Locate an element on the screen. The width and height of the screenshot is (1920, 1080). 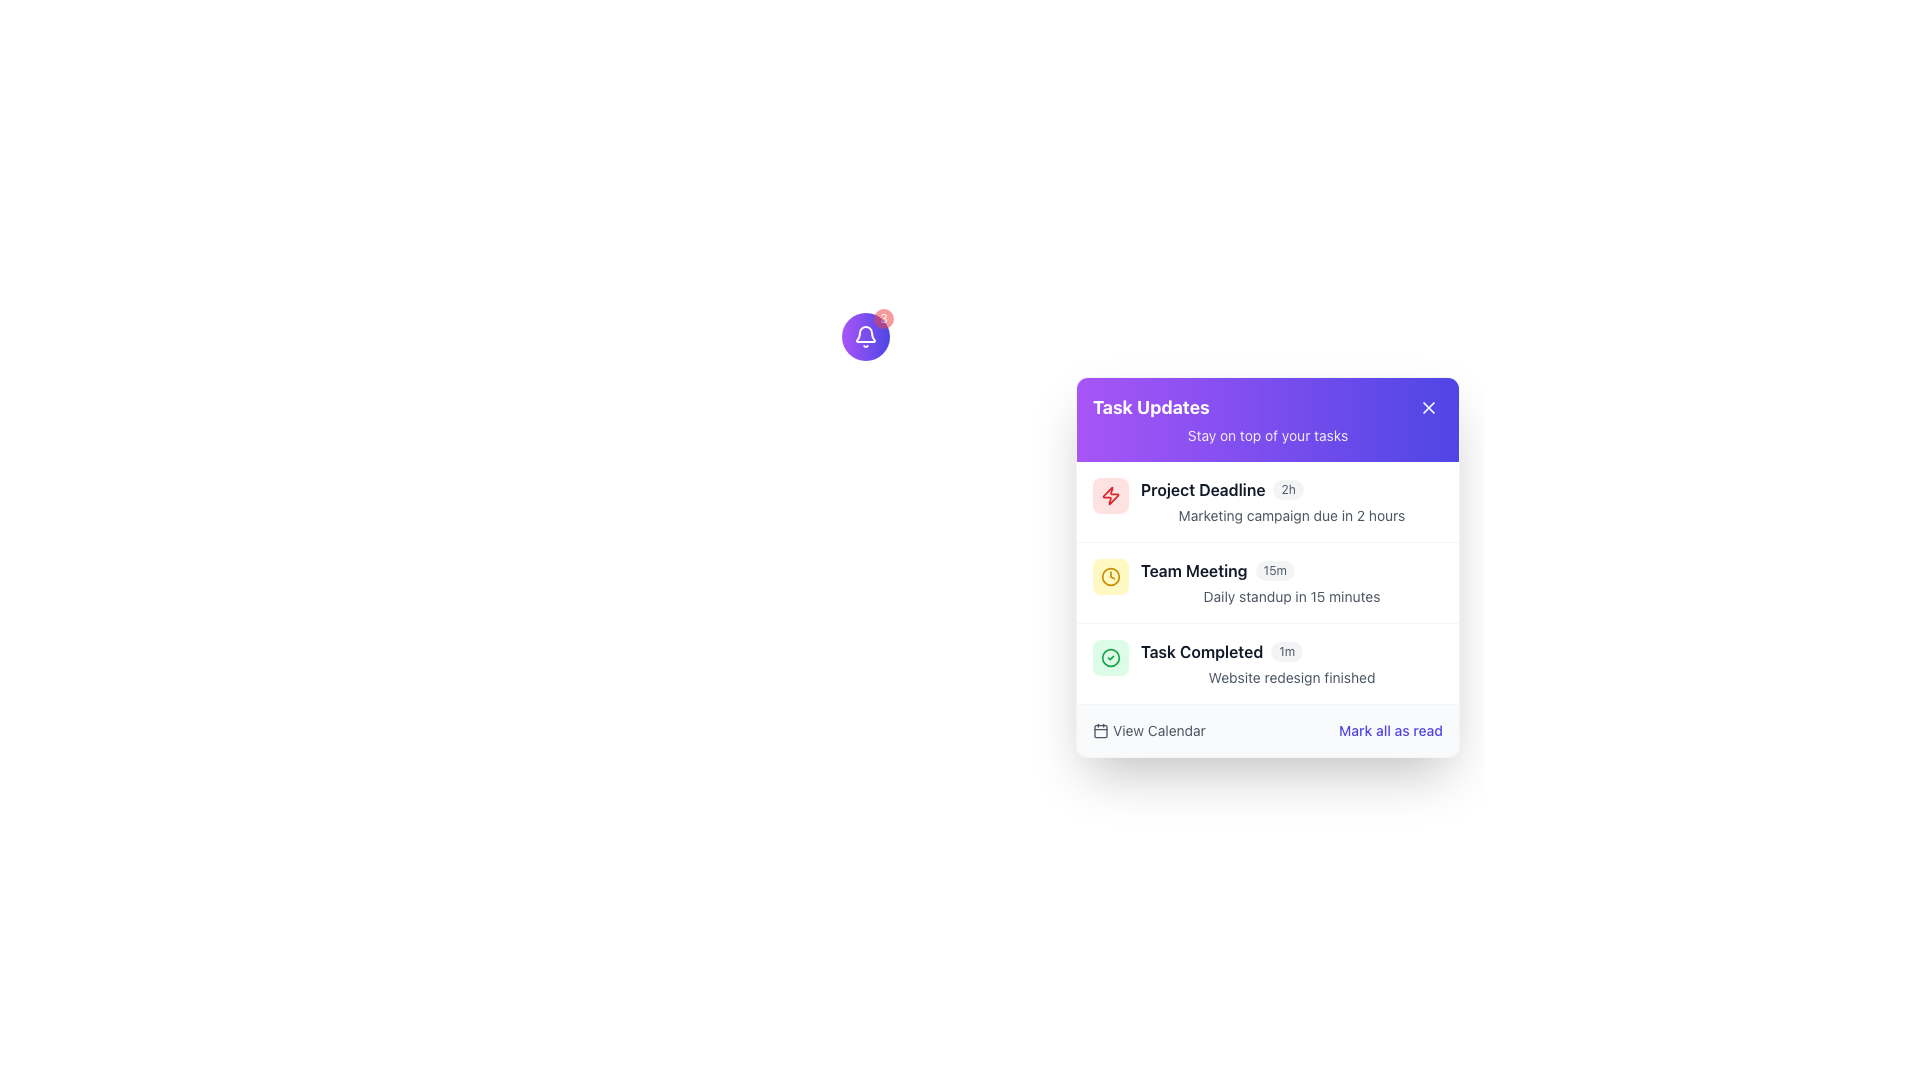
the text label that states 'Marketing campaign due in 2 hours', which is styled in gray and located under the 'Project Deadline' heading in the task notification card is located at coordinates (1291, 515).